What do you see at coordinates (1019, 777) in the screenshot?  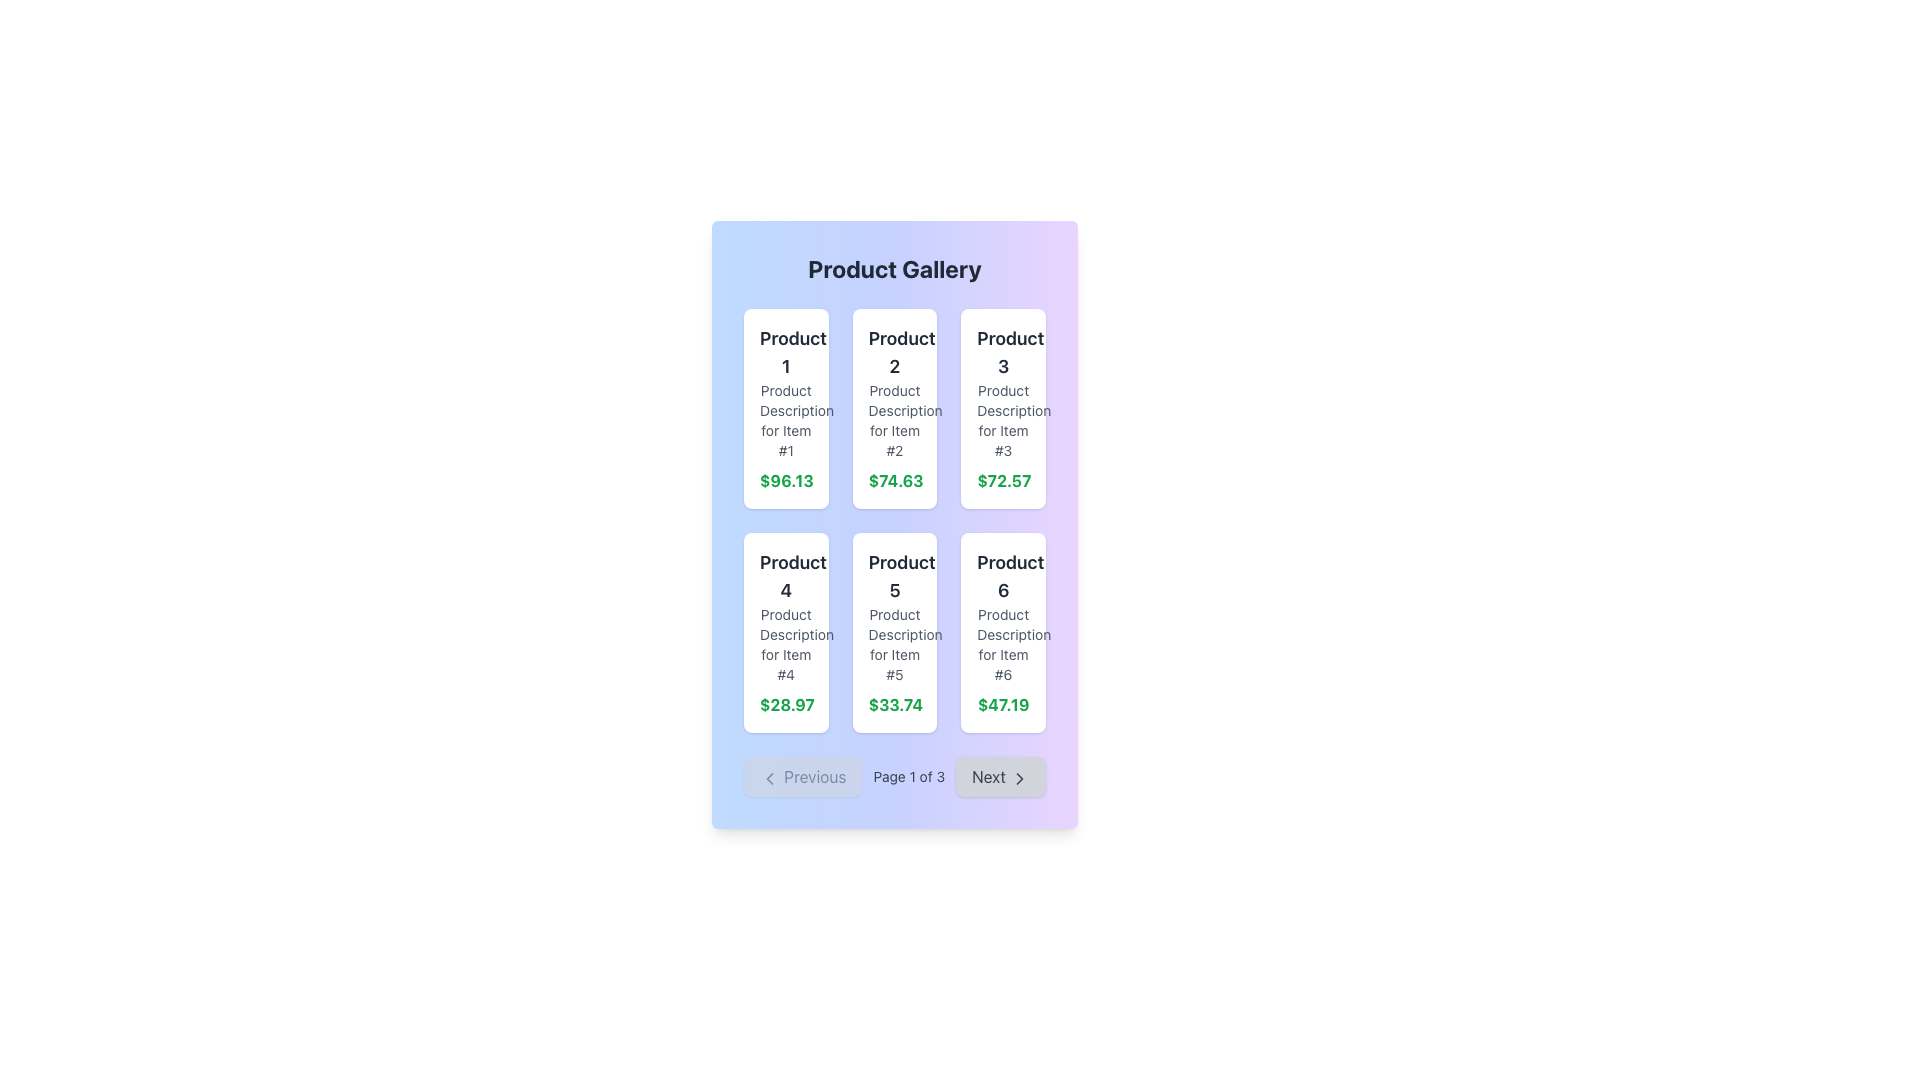 I see `the navigation icon located inside the 'Next' button at the bottom-right area of the interface` at bounding box center [1019, 777].